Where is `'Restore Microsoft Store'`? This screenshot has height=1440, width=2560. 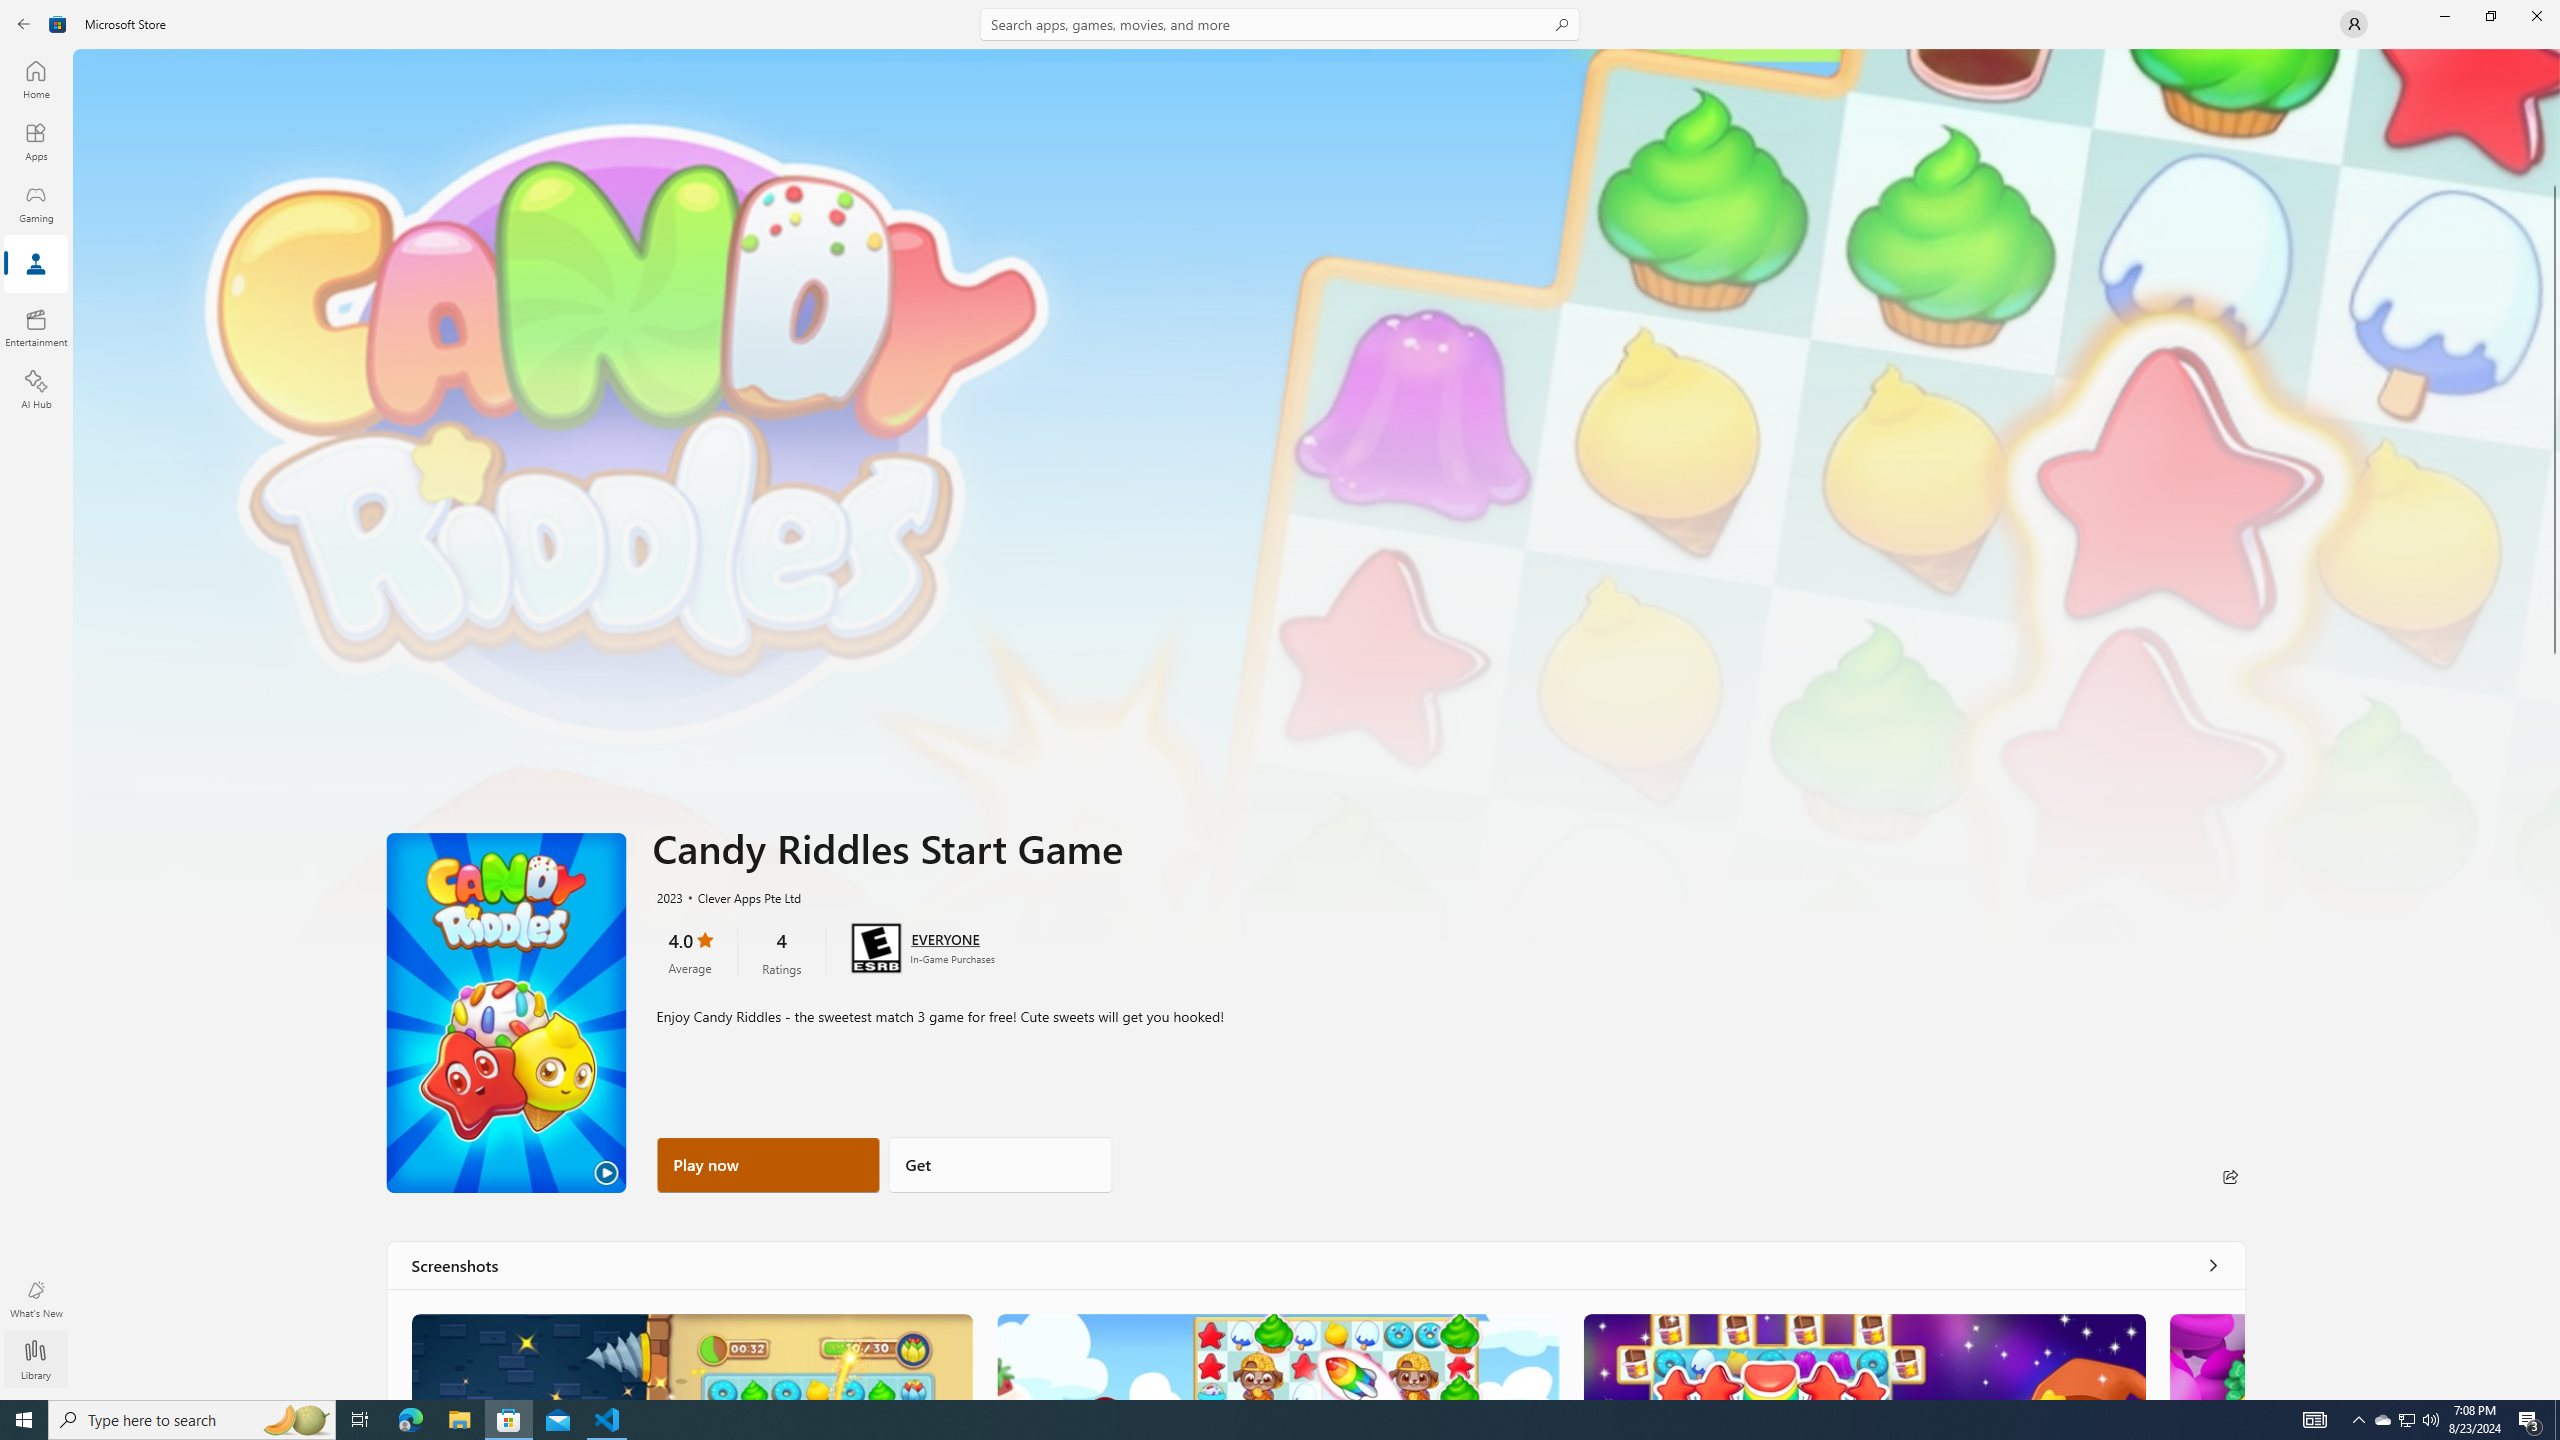 'Restore Microsoft Store' is located at coordinates (2490, 15).